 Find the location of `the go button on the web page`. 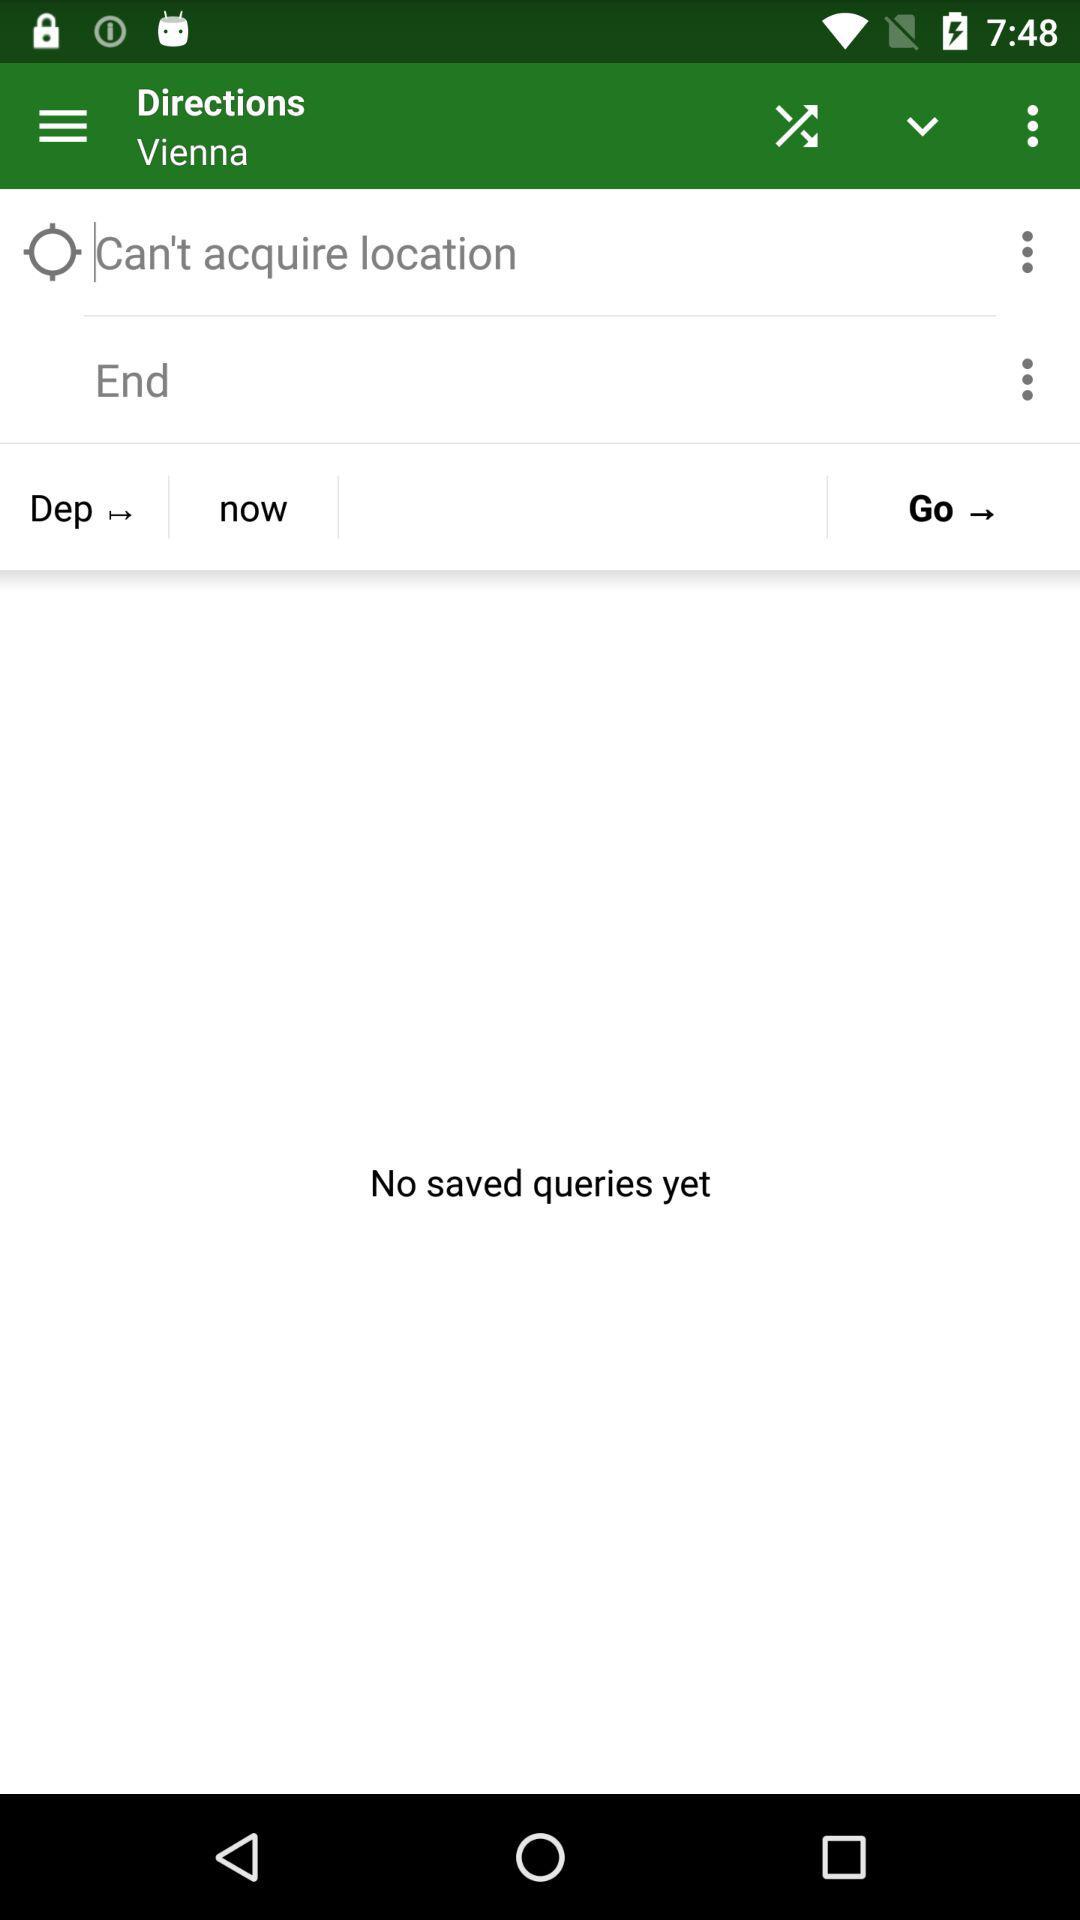

the go button on the web page is located at coordinates (952, 507).